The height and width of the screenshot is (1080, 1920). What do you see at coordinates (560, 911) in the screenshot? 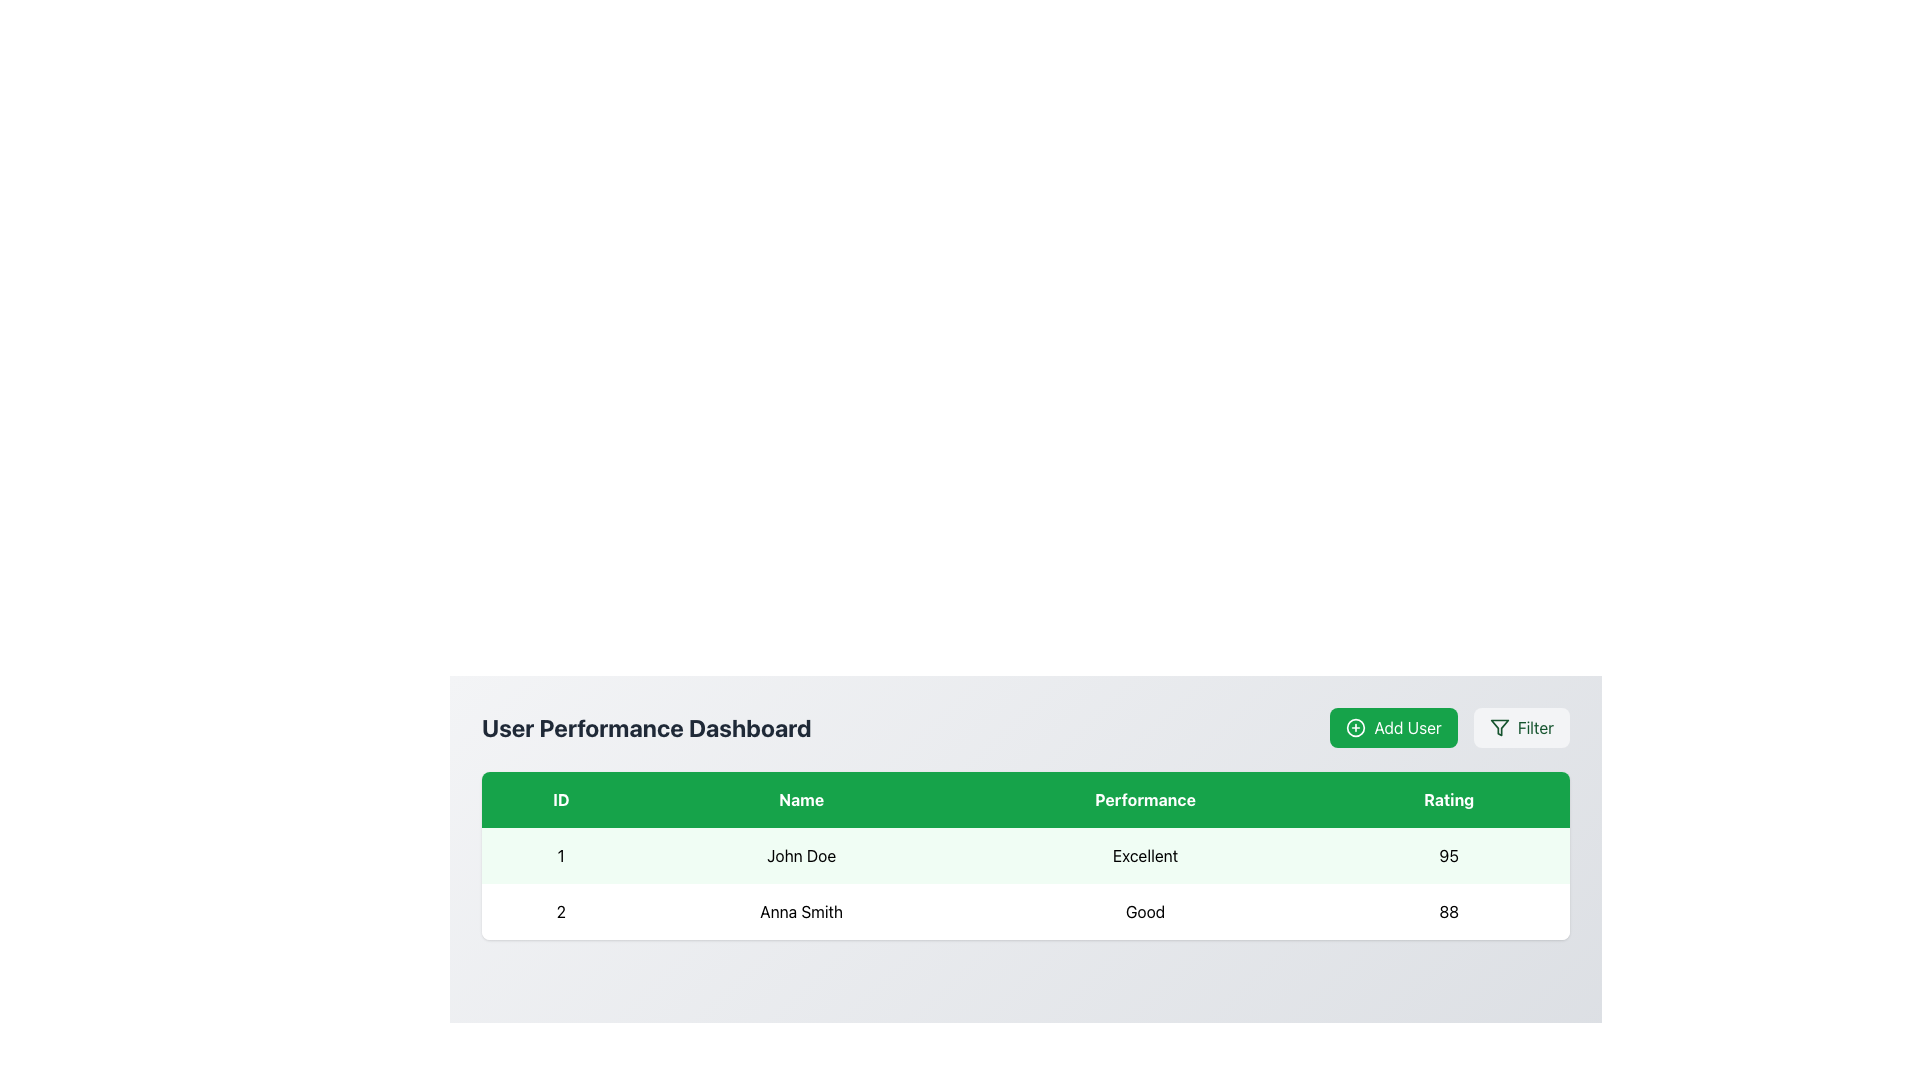
I see `the table cell containing the centered text '2' in the second row under the 'ID' column` at bounding box center [560, 911].